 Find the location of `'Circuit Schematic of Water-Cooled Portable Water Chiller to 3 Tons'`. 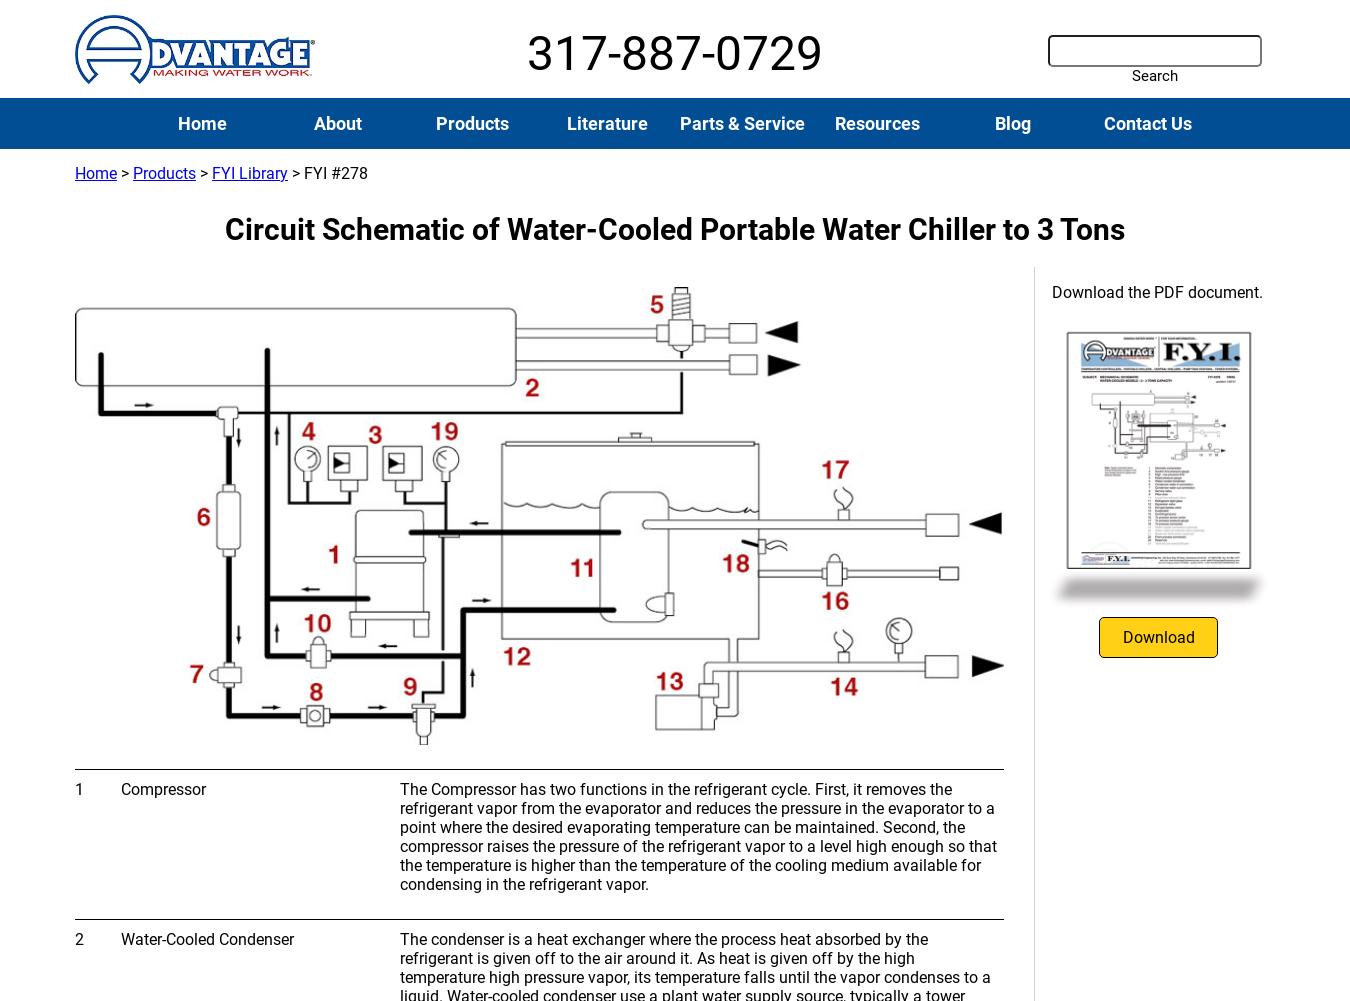

'Circuit Schematic of Water-Cooled Portable Water Chiller to 3 Tons' is located at coordinates (675, 229).